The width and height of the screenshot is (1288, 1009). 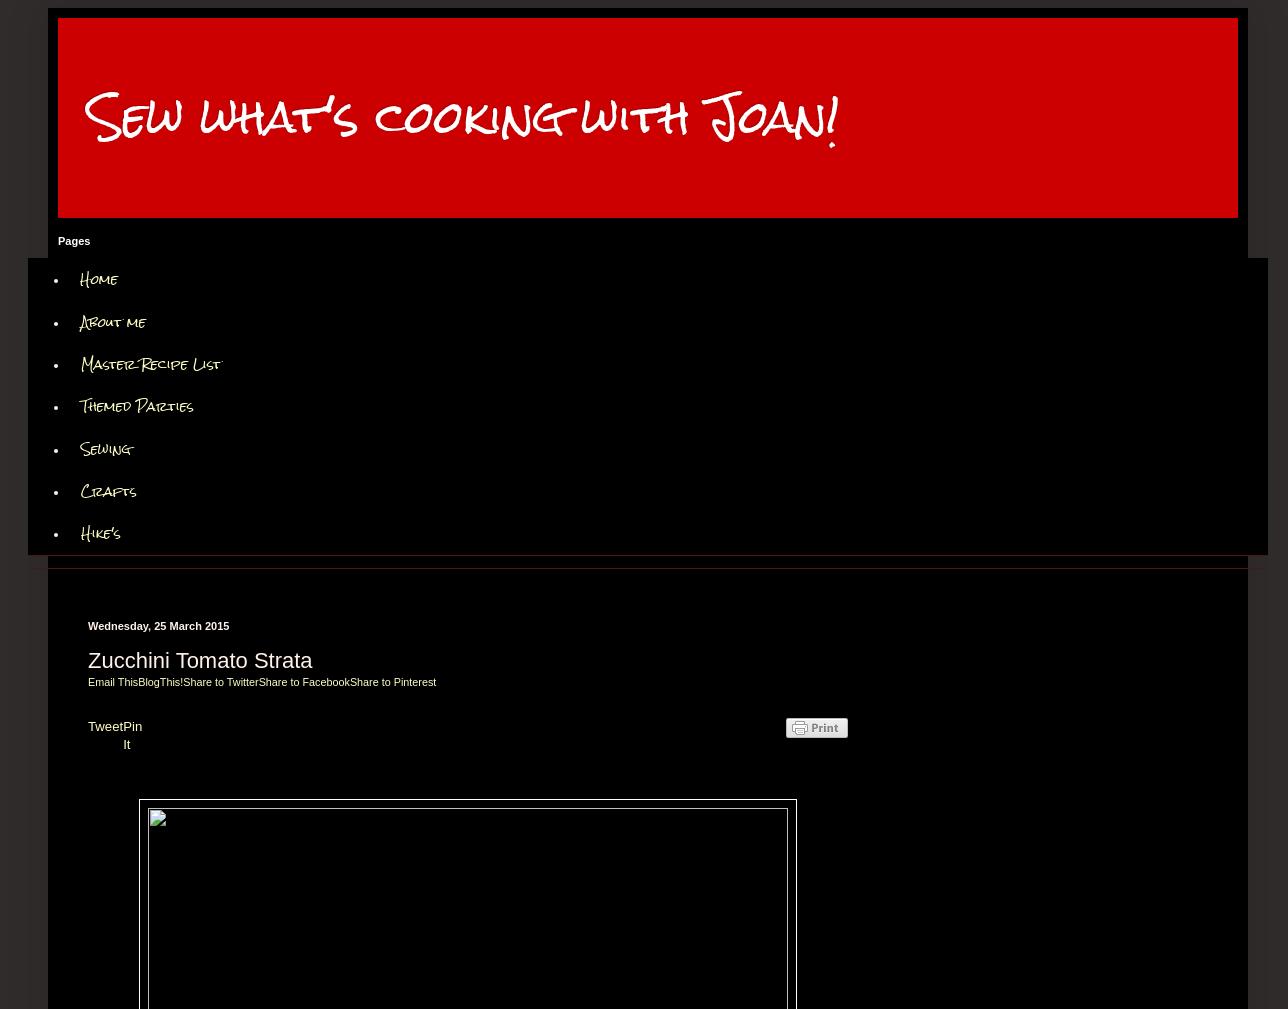 What do you see at coordinates (150, 362) in the screenshot?
I see `'Master Recipe List'` at bounding box center [150, 362].